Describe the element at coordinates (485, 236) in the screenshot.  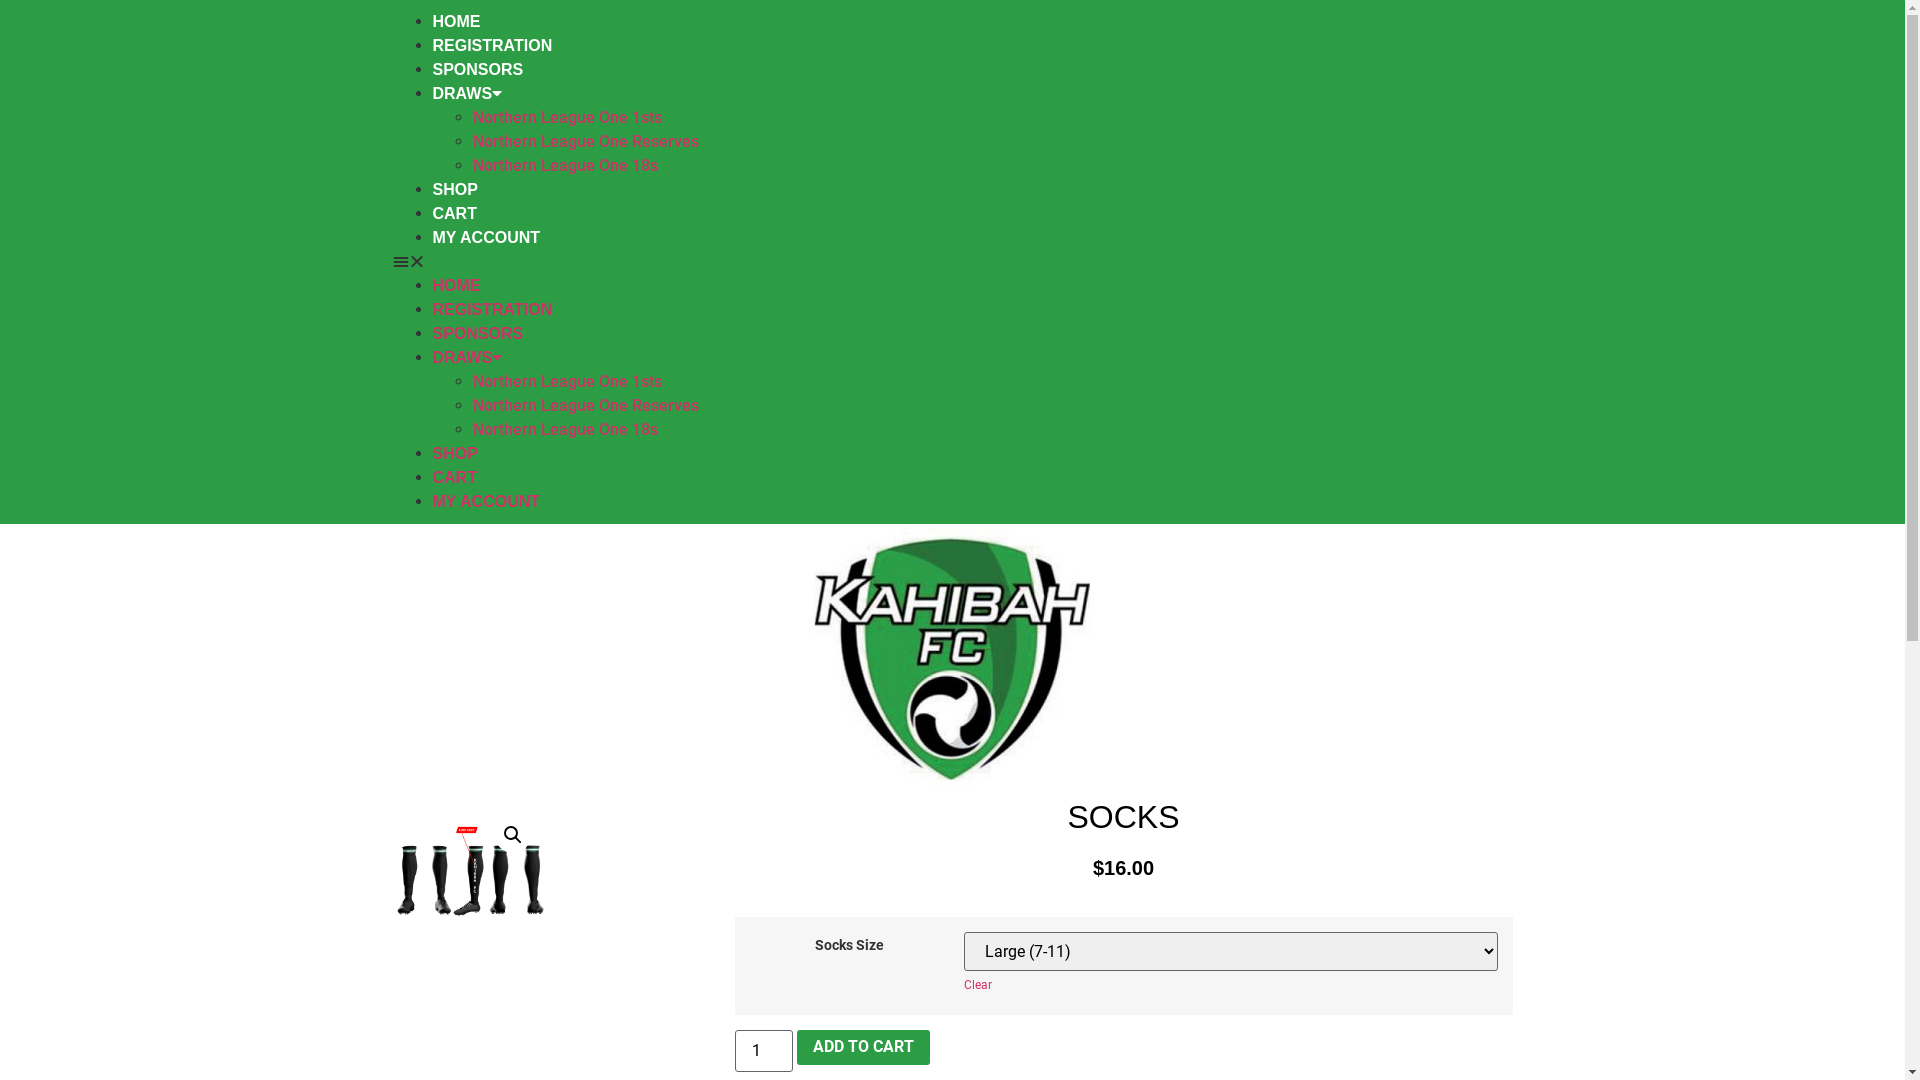
I see `'MY ACCOUNT'` at that location.